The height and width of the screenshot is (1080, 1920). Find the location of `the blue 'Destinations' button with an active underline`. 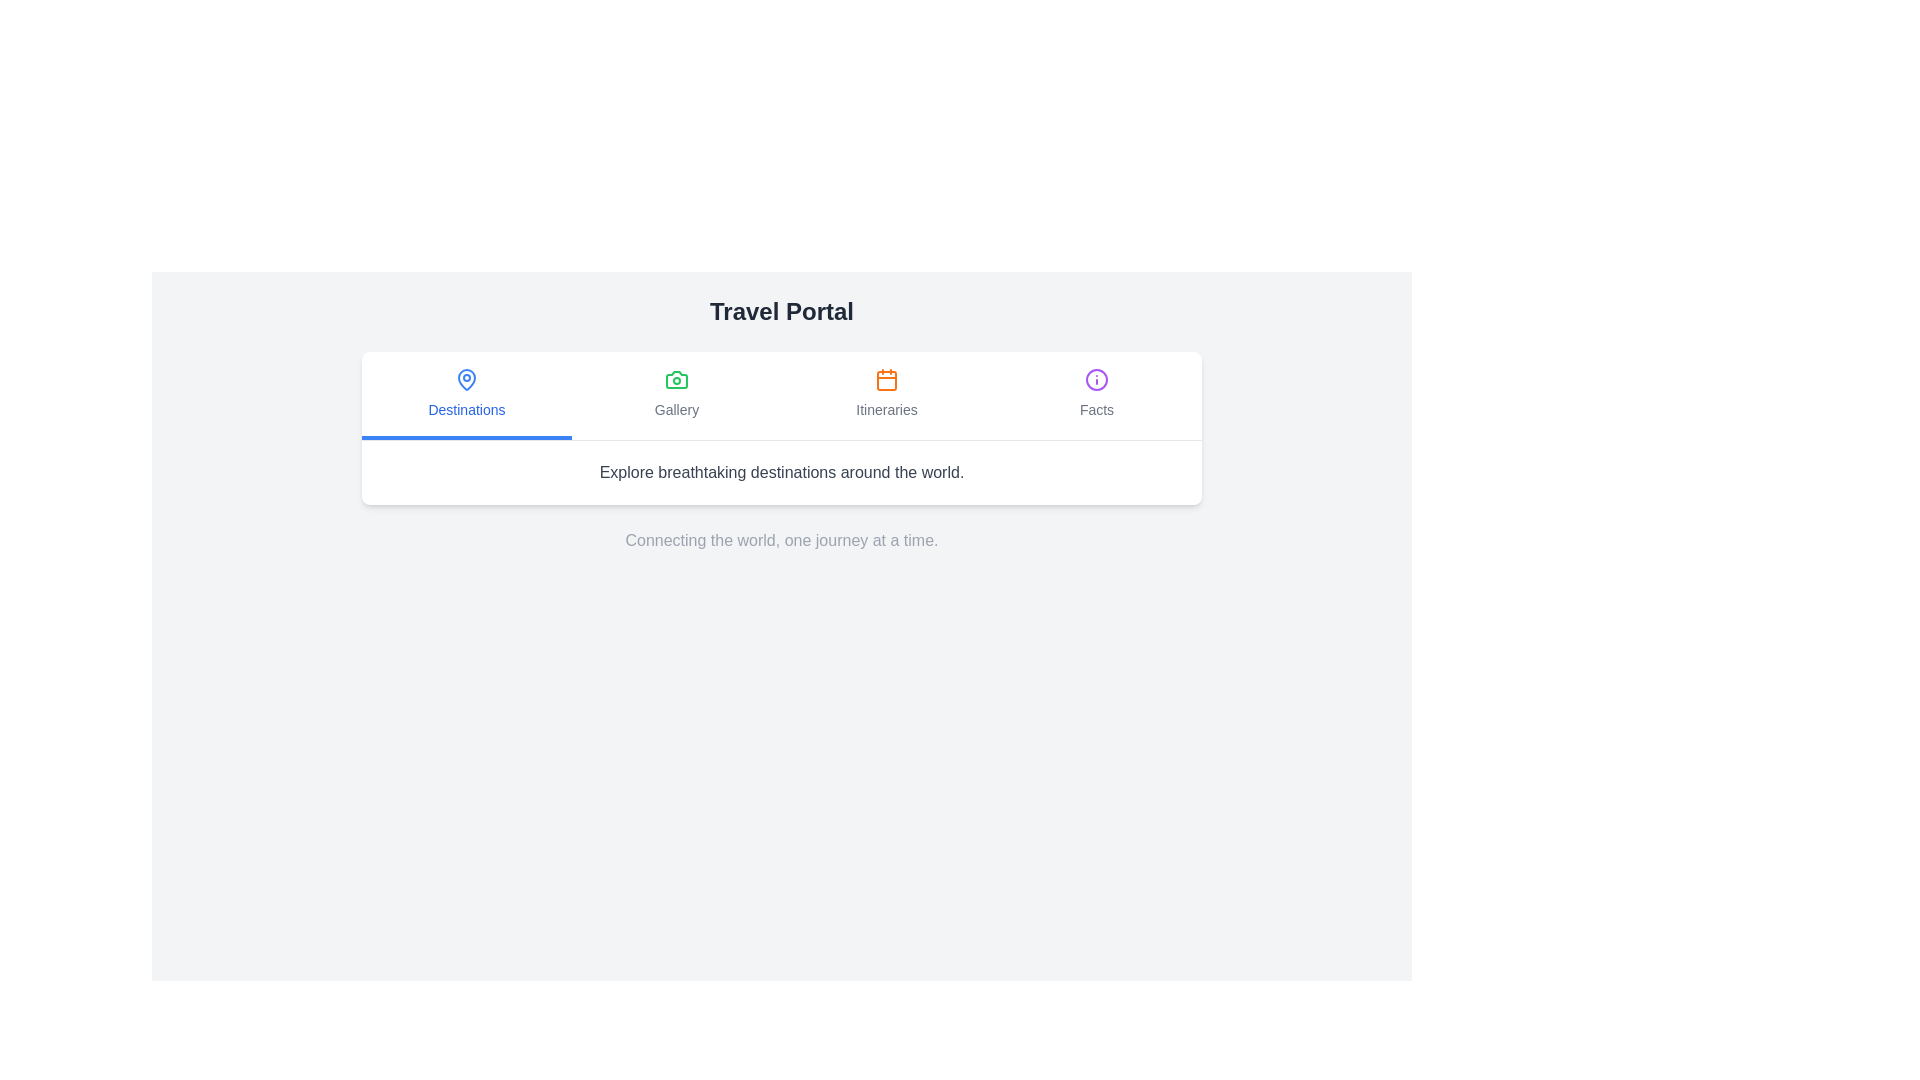

the blue 'Destinations' button with an active underline is located at coordinates (465, 396).